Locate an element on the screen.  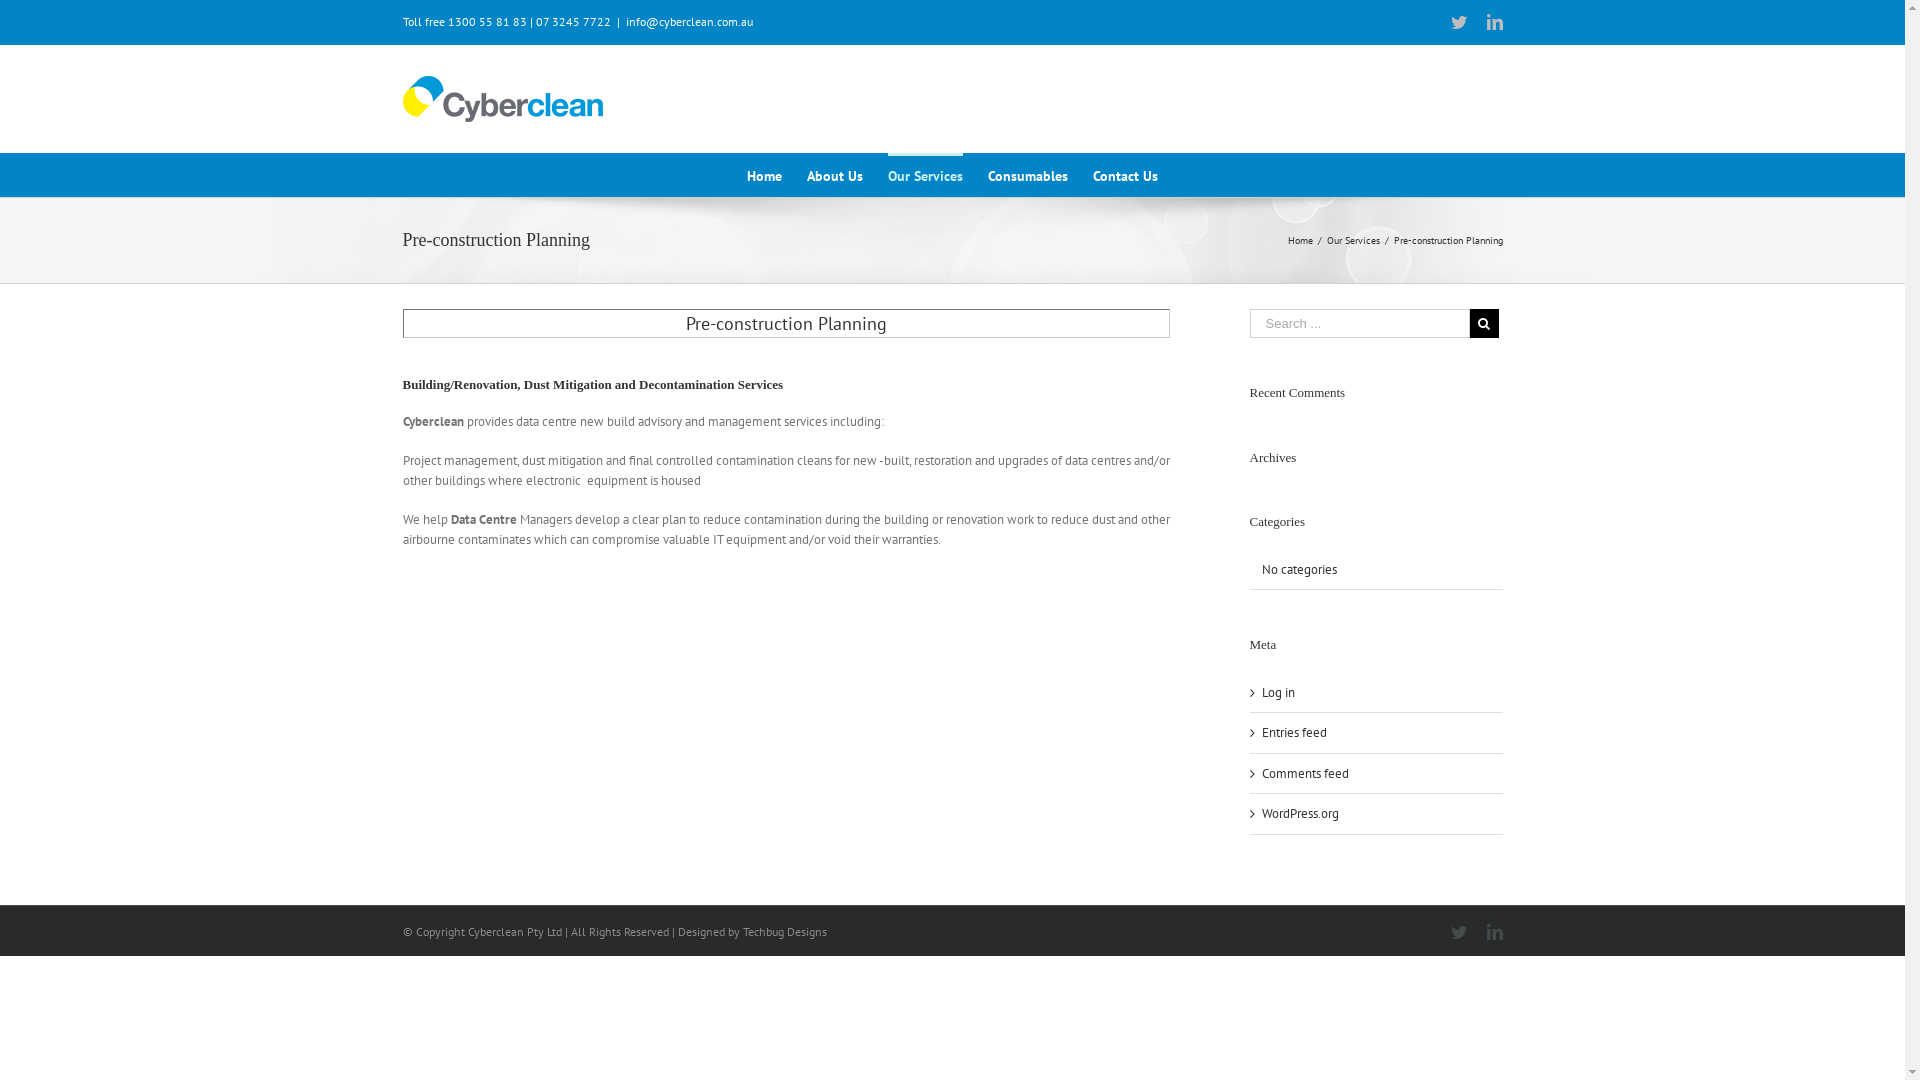
'WordPress.org' is located at coordinates (1300, 813).